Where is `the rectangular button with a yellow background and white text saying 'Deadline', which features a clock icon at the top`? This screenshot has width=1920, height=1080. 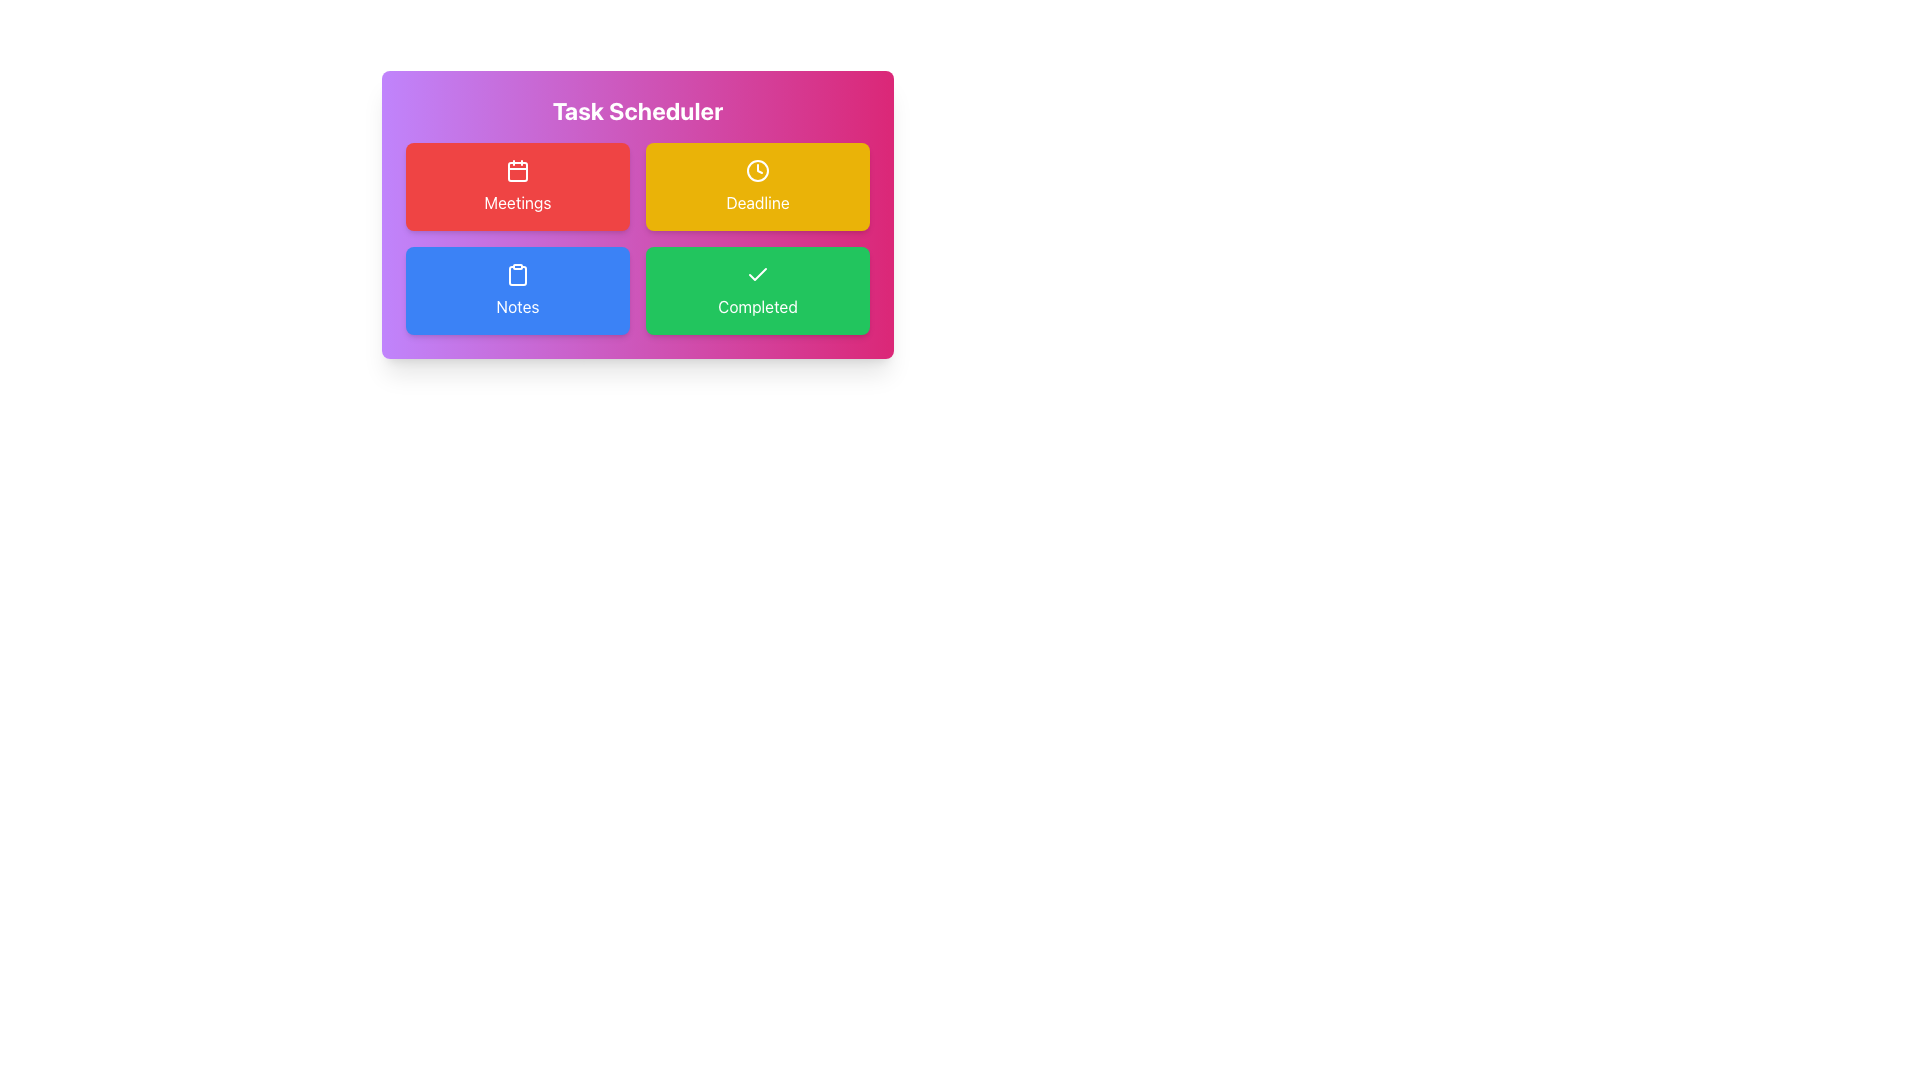 the rectangular button with a yellow background and white text saying 'Deadline', which features a clock icon at the top is located at coordinates (757, 186).